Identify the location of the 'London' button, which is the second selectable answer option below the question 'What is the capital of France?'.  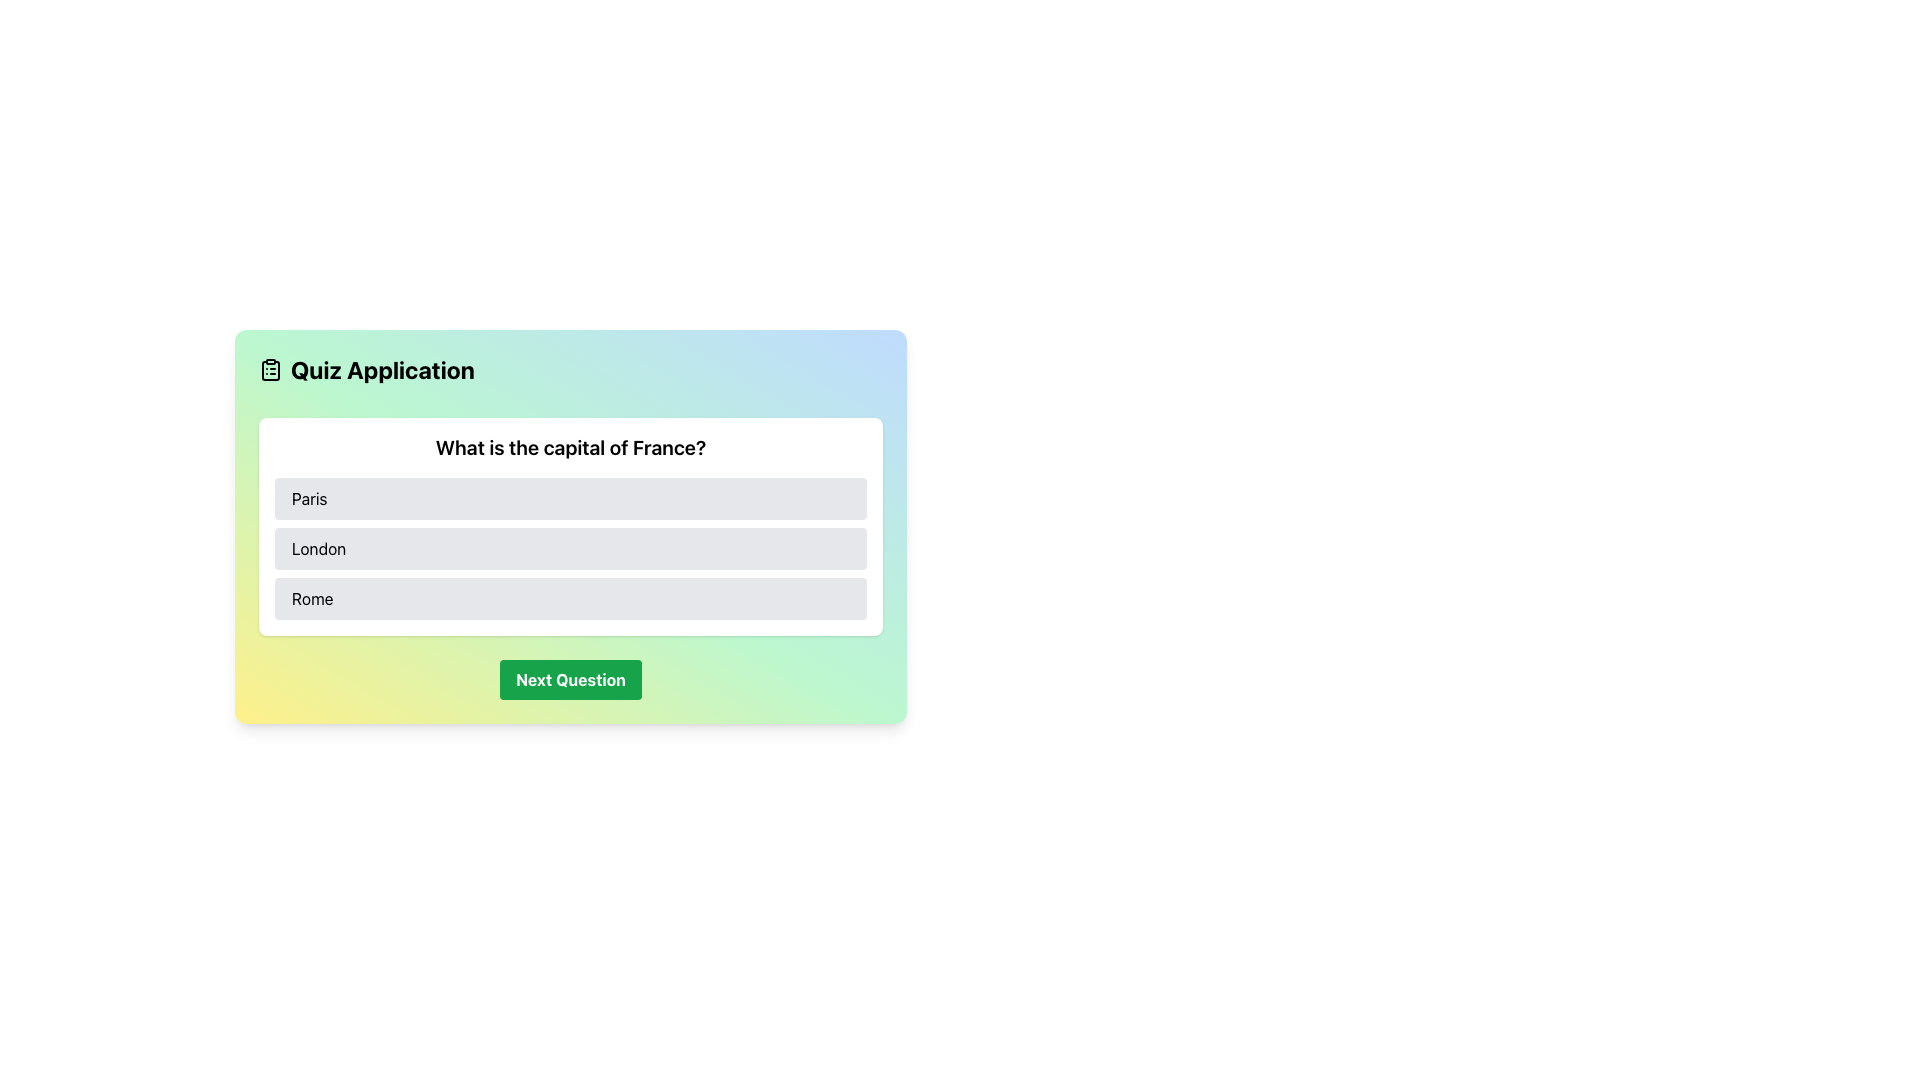
(570, 559).